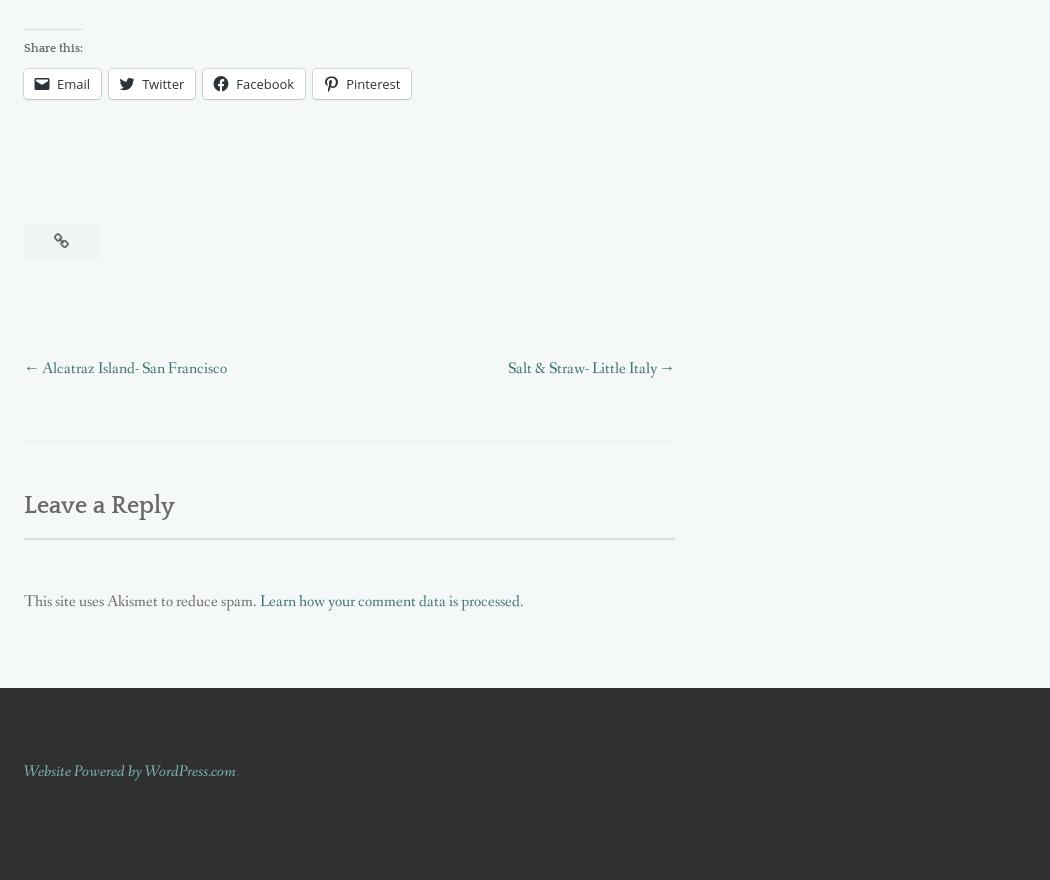  I want to click on 'Email', so click(72, 81).